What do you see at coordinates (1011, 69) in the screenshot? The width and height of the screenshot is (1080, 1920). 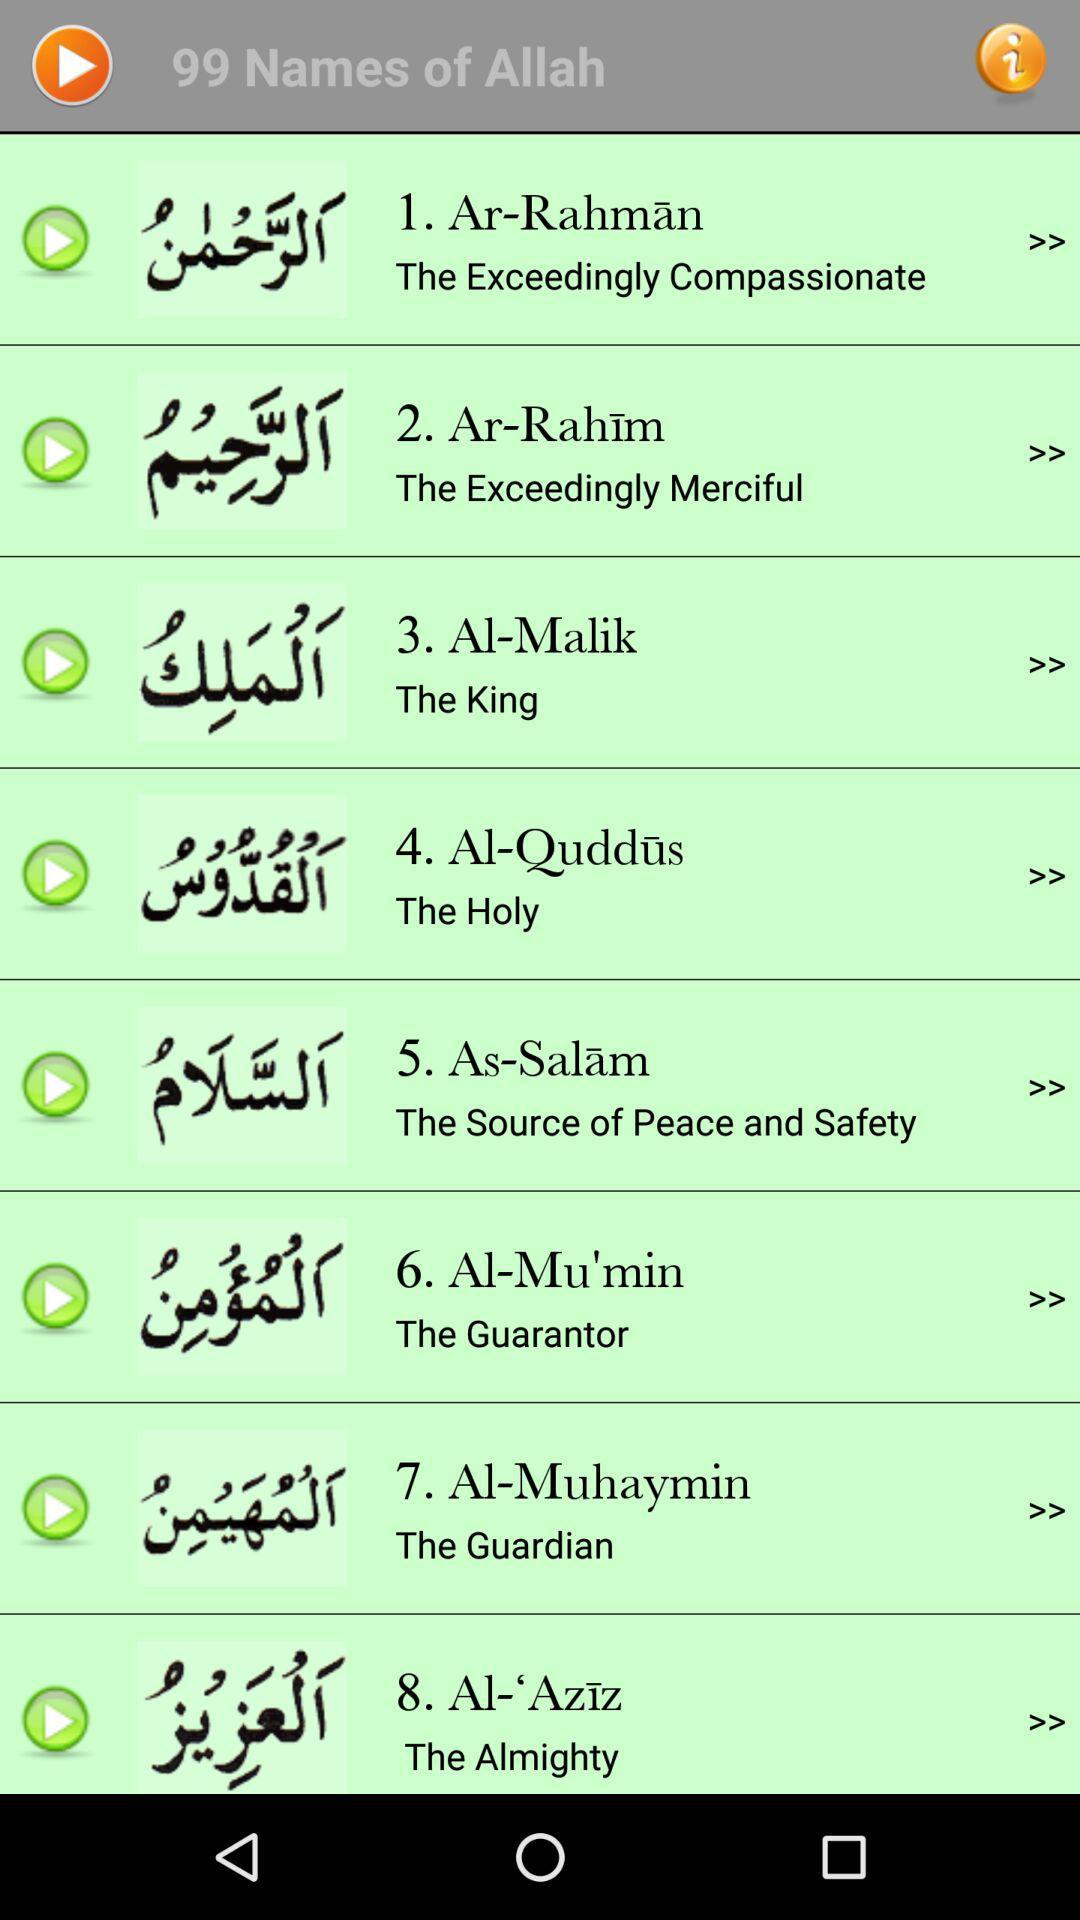 I see `the info icon` at bounding box center [1011, 69].